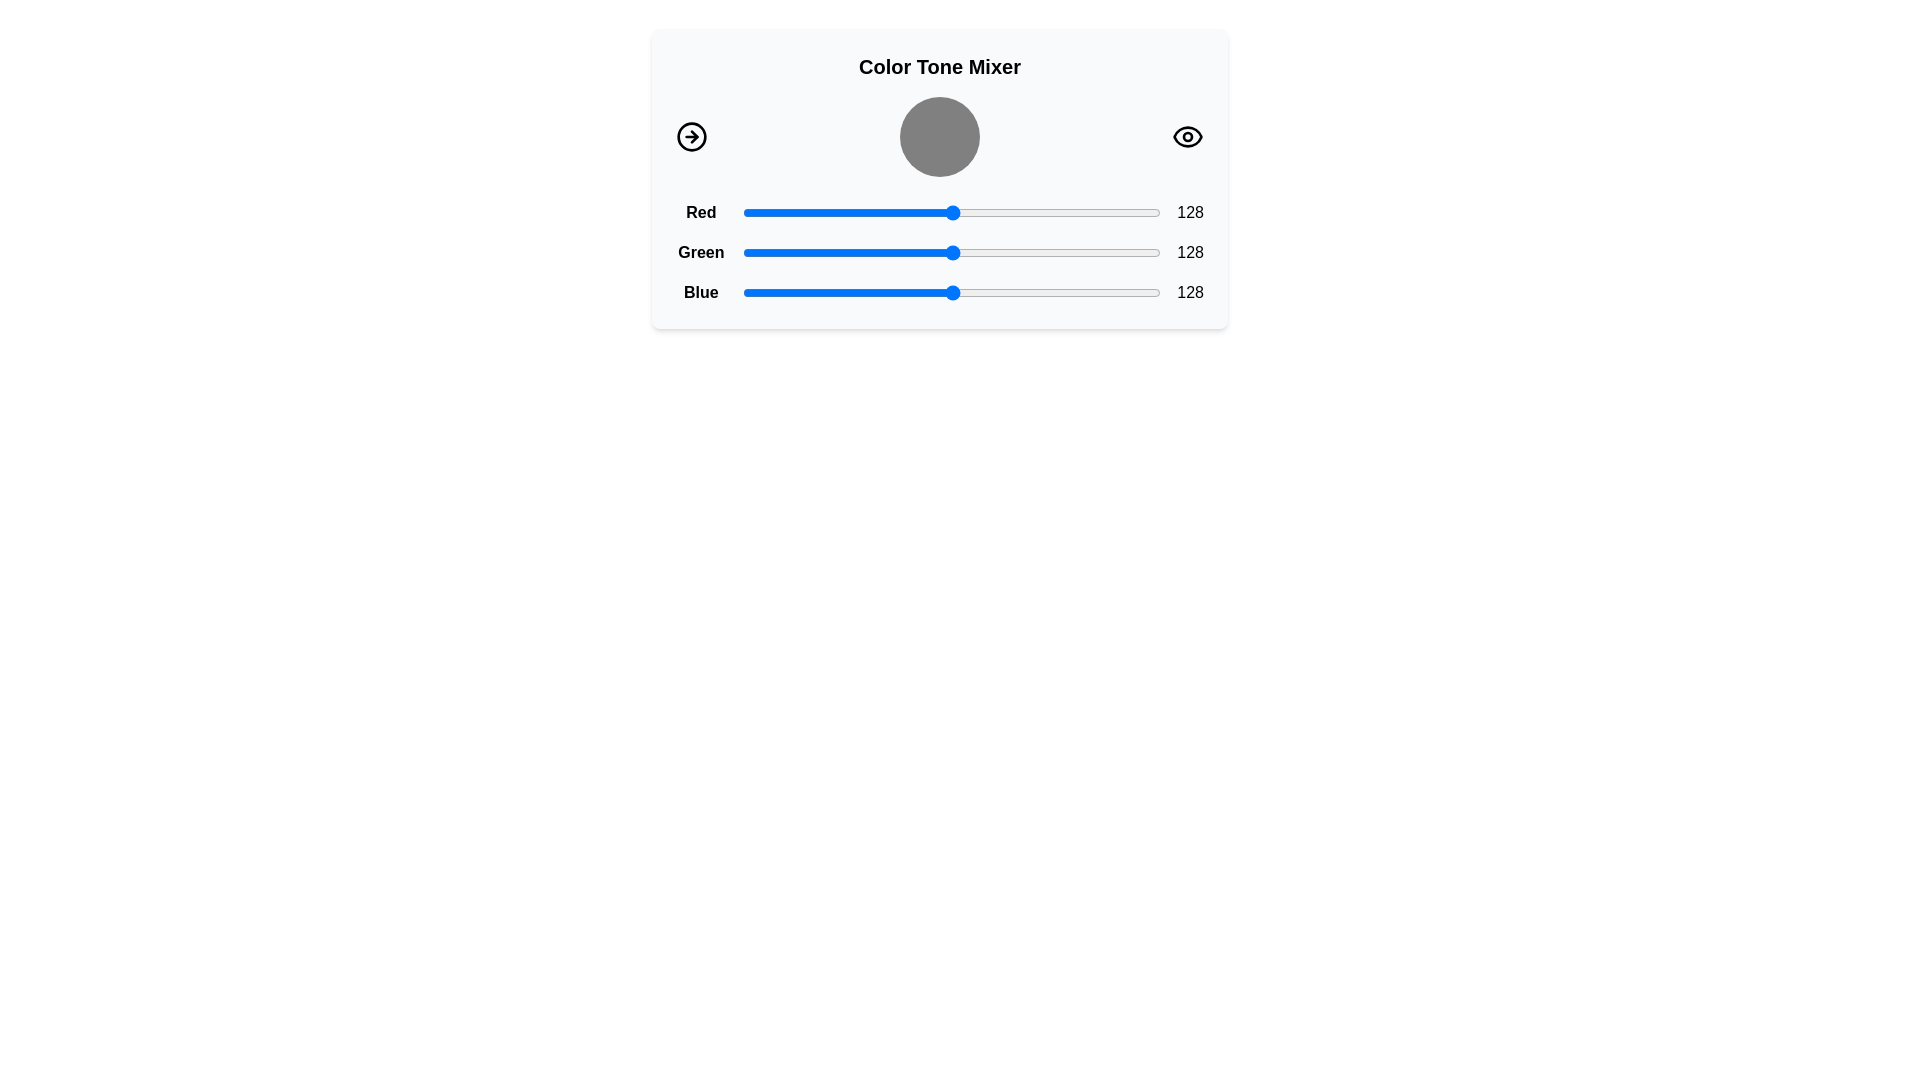 Image resolution: width=1920 pixels, height=1080 pixels. What do you see at coordinates (896, 252) in the screenshot?
I see `green color intensity` at bounding box center [896, 252].